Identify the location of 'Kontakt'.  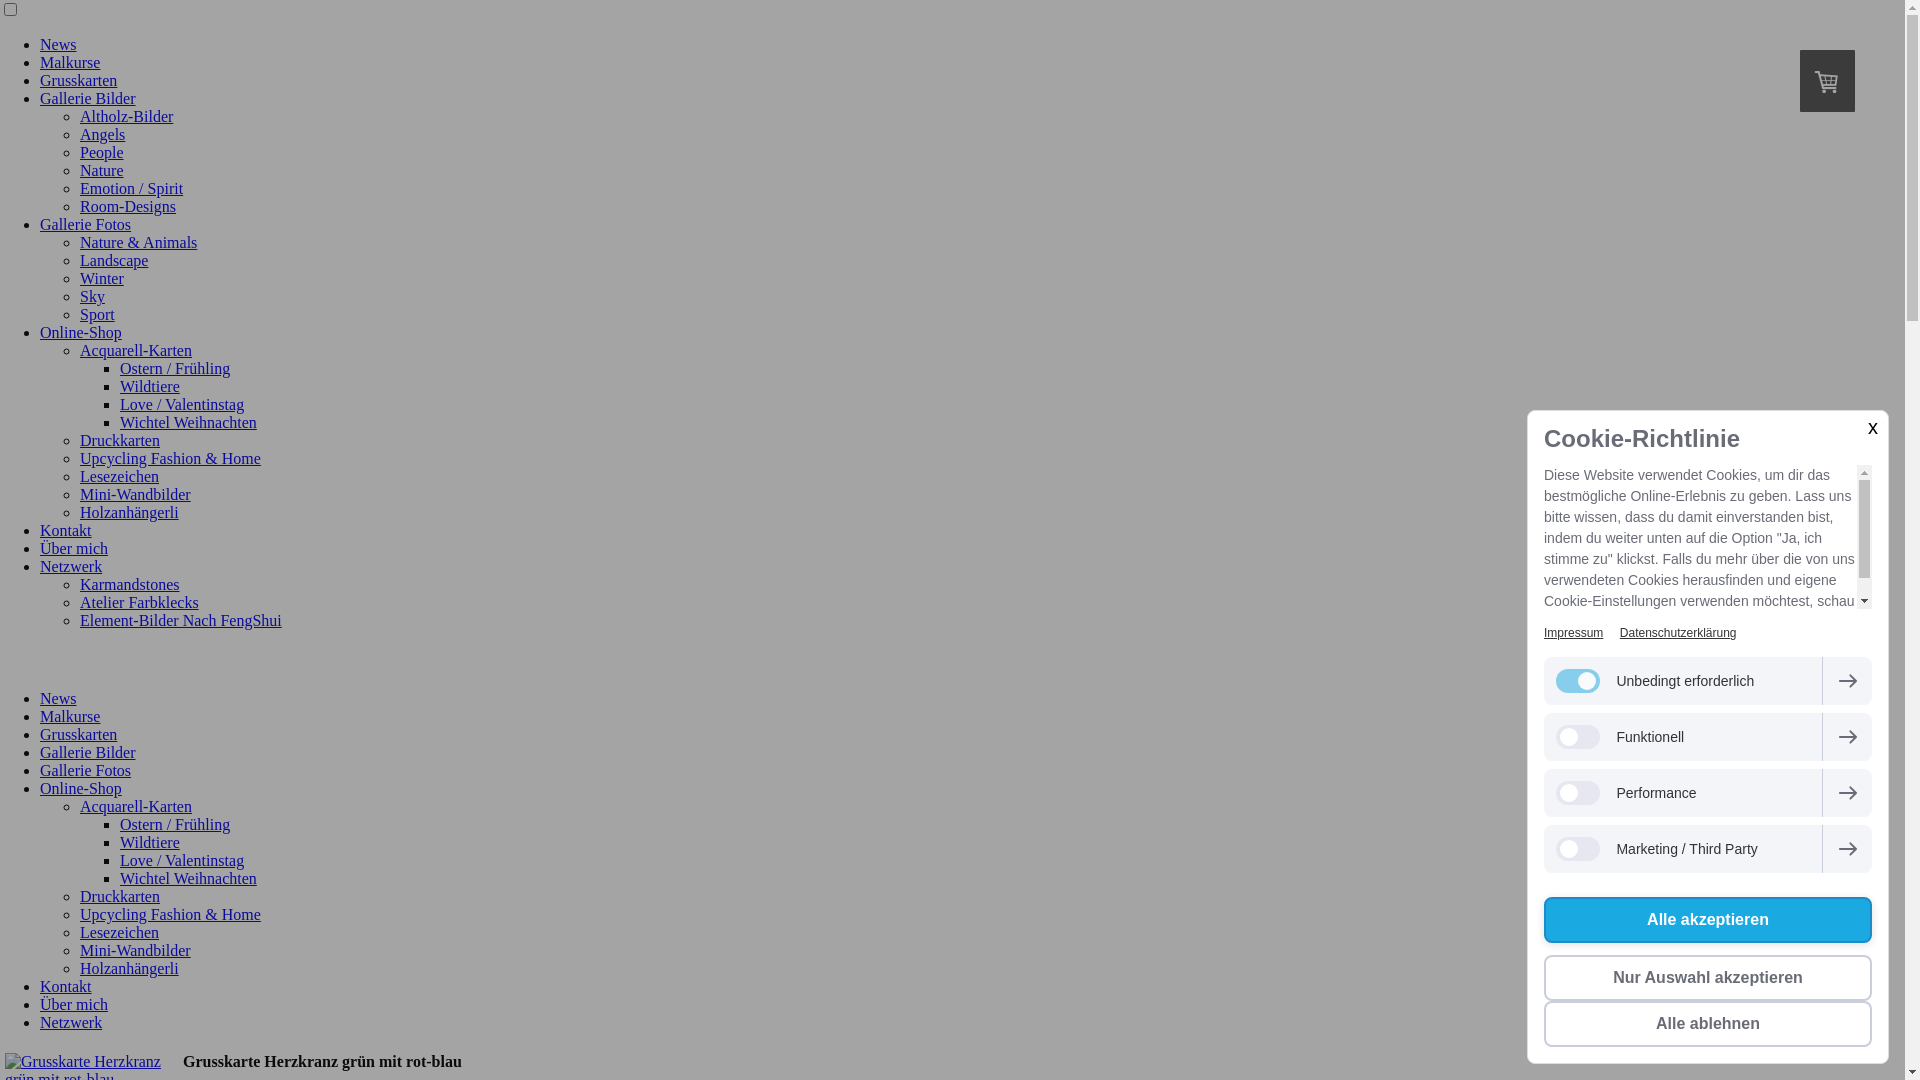
(66, 529).